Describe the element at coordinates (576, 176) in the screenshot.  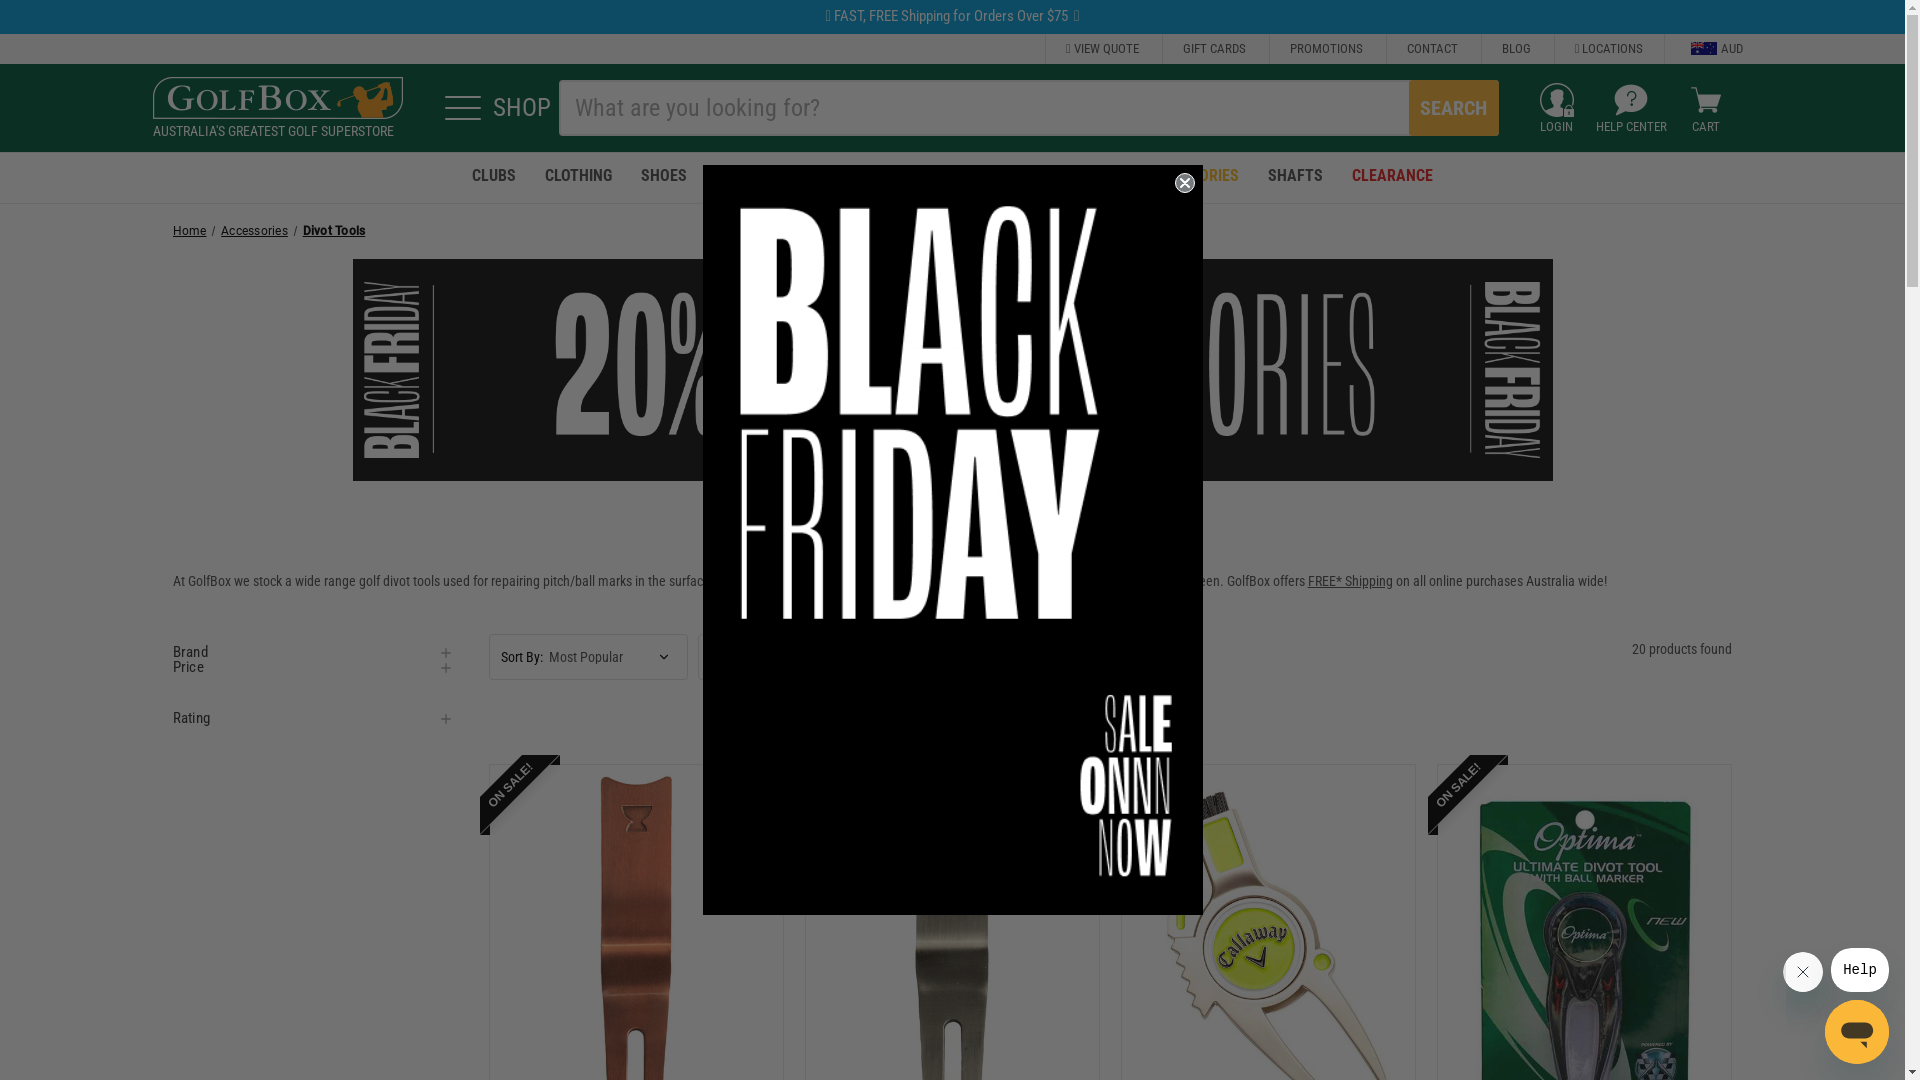
I see `'CLOTHING'` at that location.